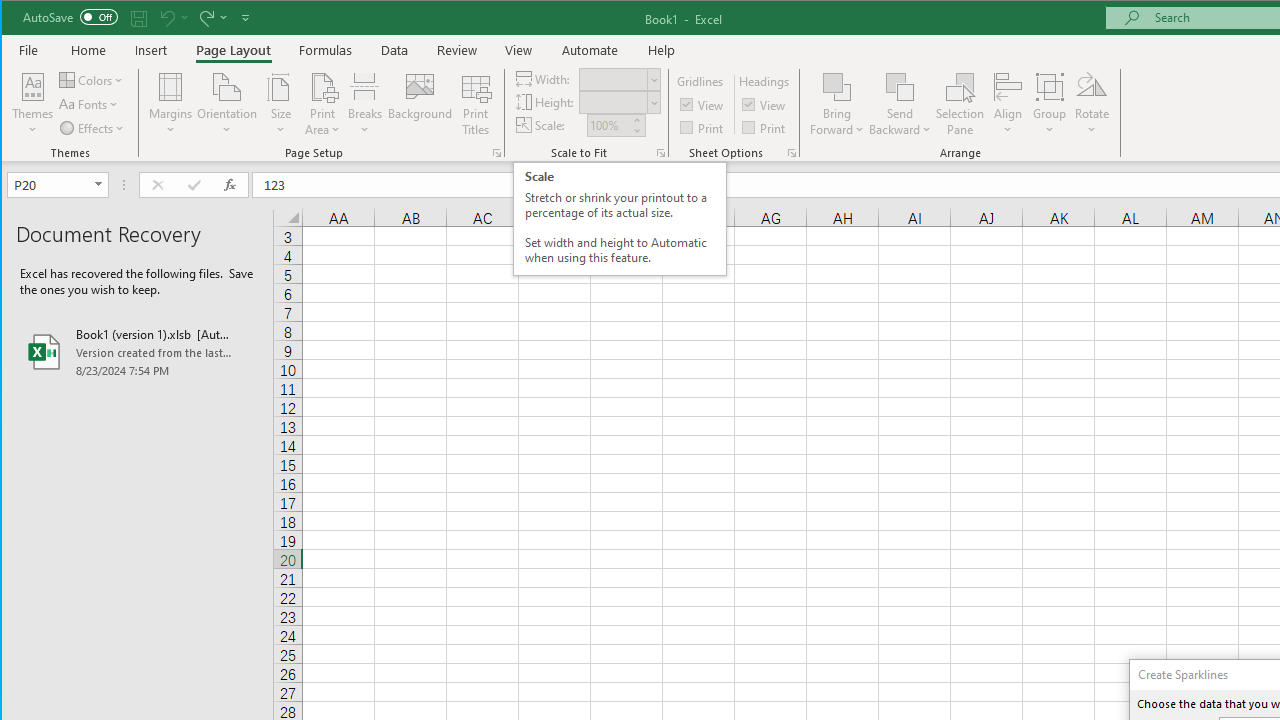 Image resolution: width=1280 pixels, height=720 pixels. Describe the element at coordinates (29, 49) in the screenshot. I see `'File Tab'` at that location.